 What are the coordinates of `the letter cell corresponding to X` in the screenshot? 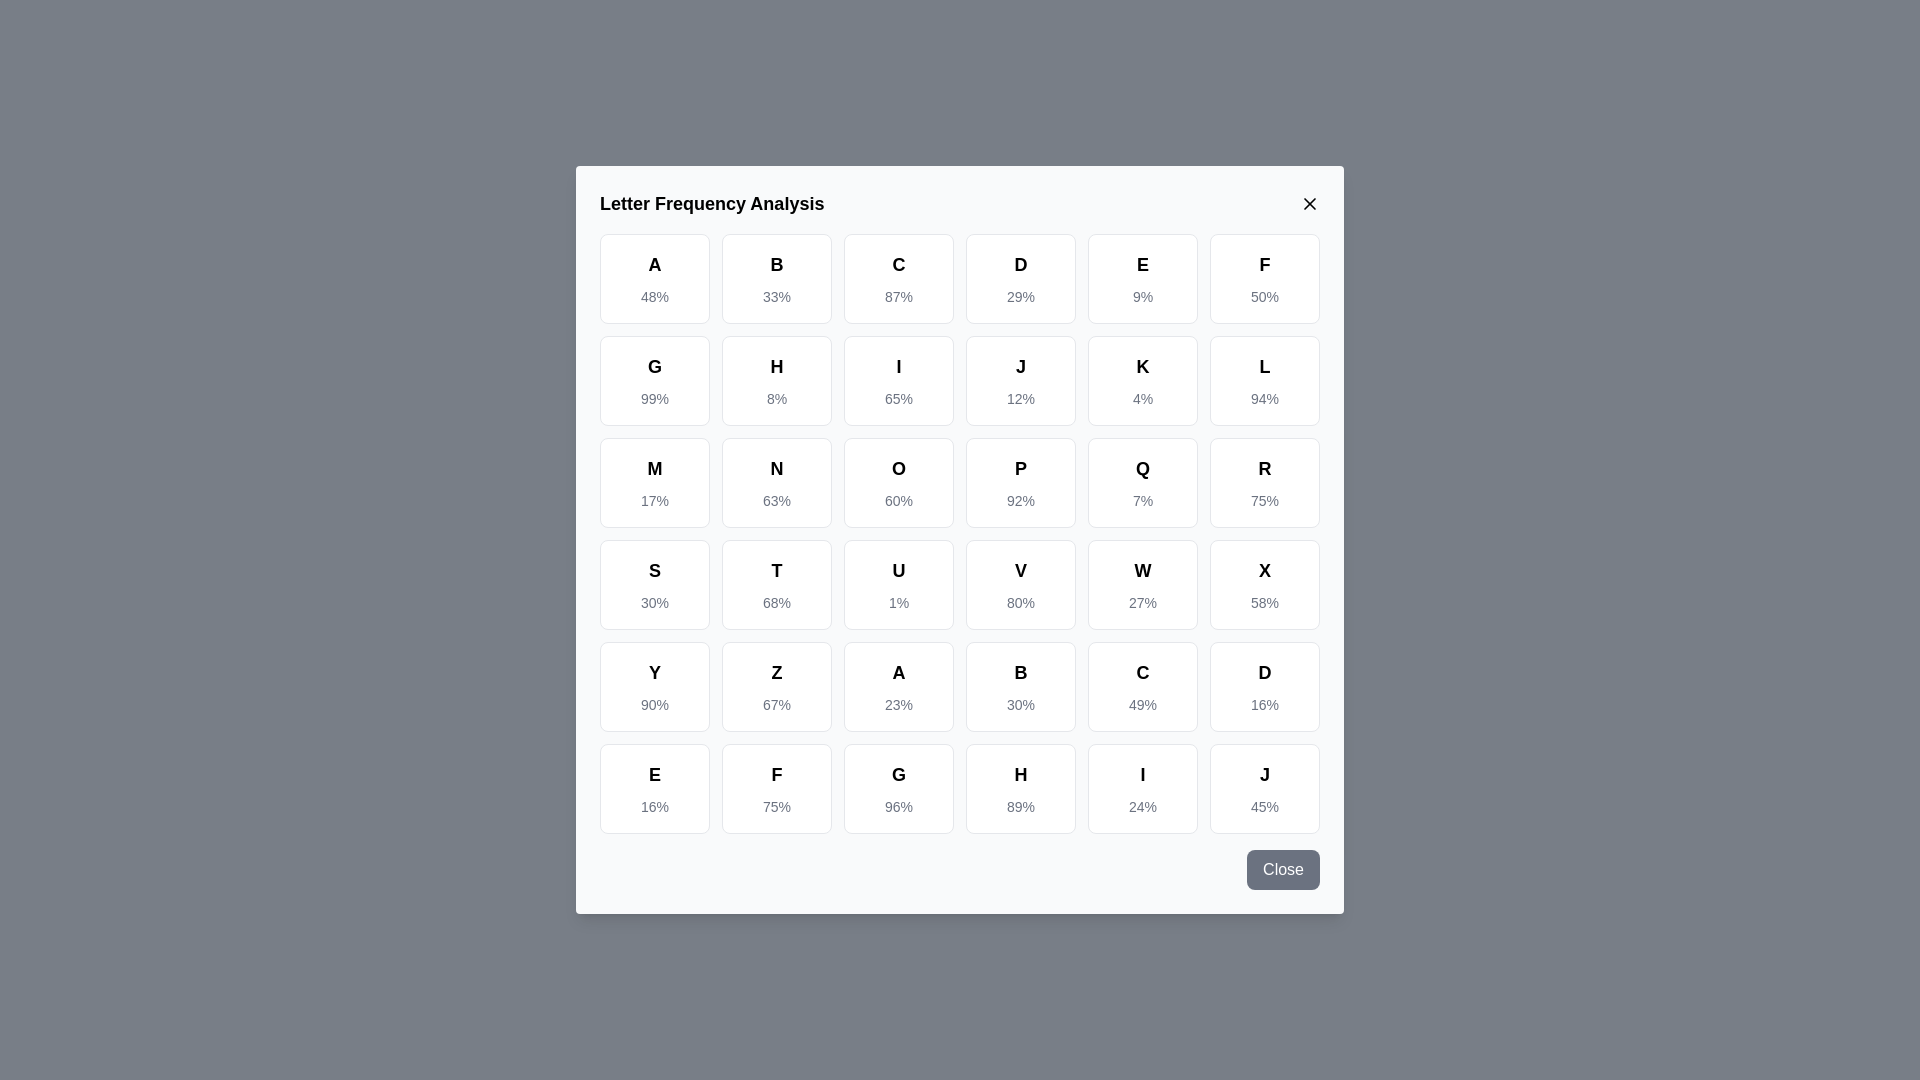 It's located at (1264, 585).